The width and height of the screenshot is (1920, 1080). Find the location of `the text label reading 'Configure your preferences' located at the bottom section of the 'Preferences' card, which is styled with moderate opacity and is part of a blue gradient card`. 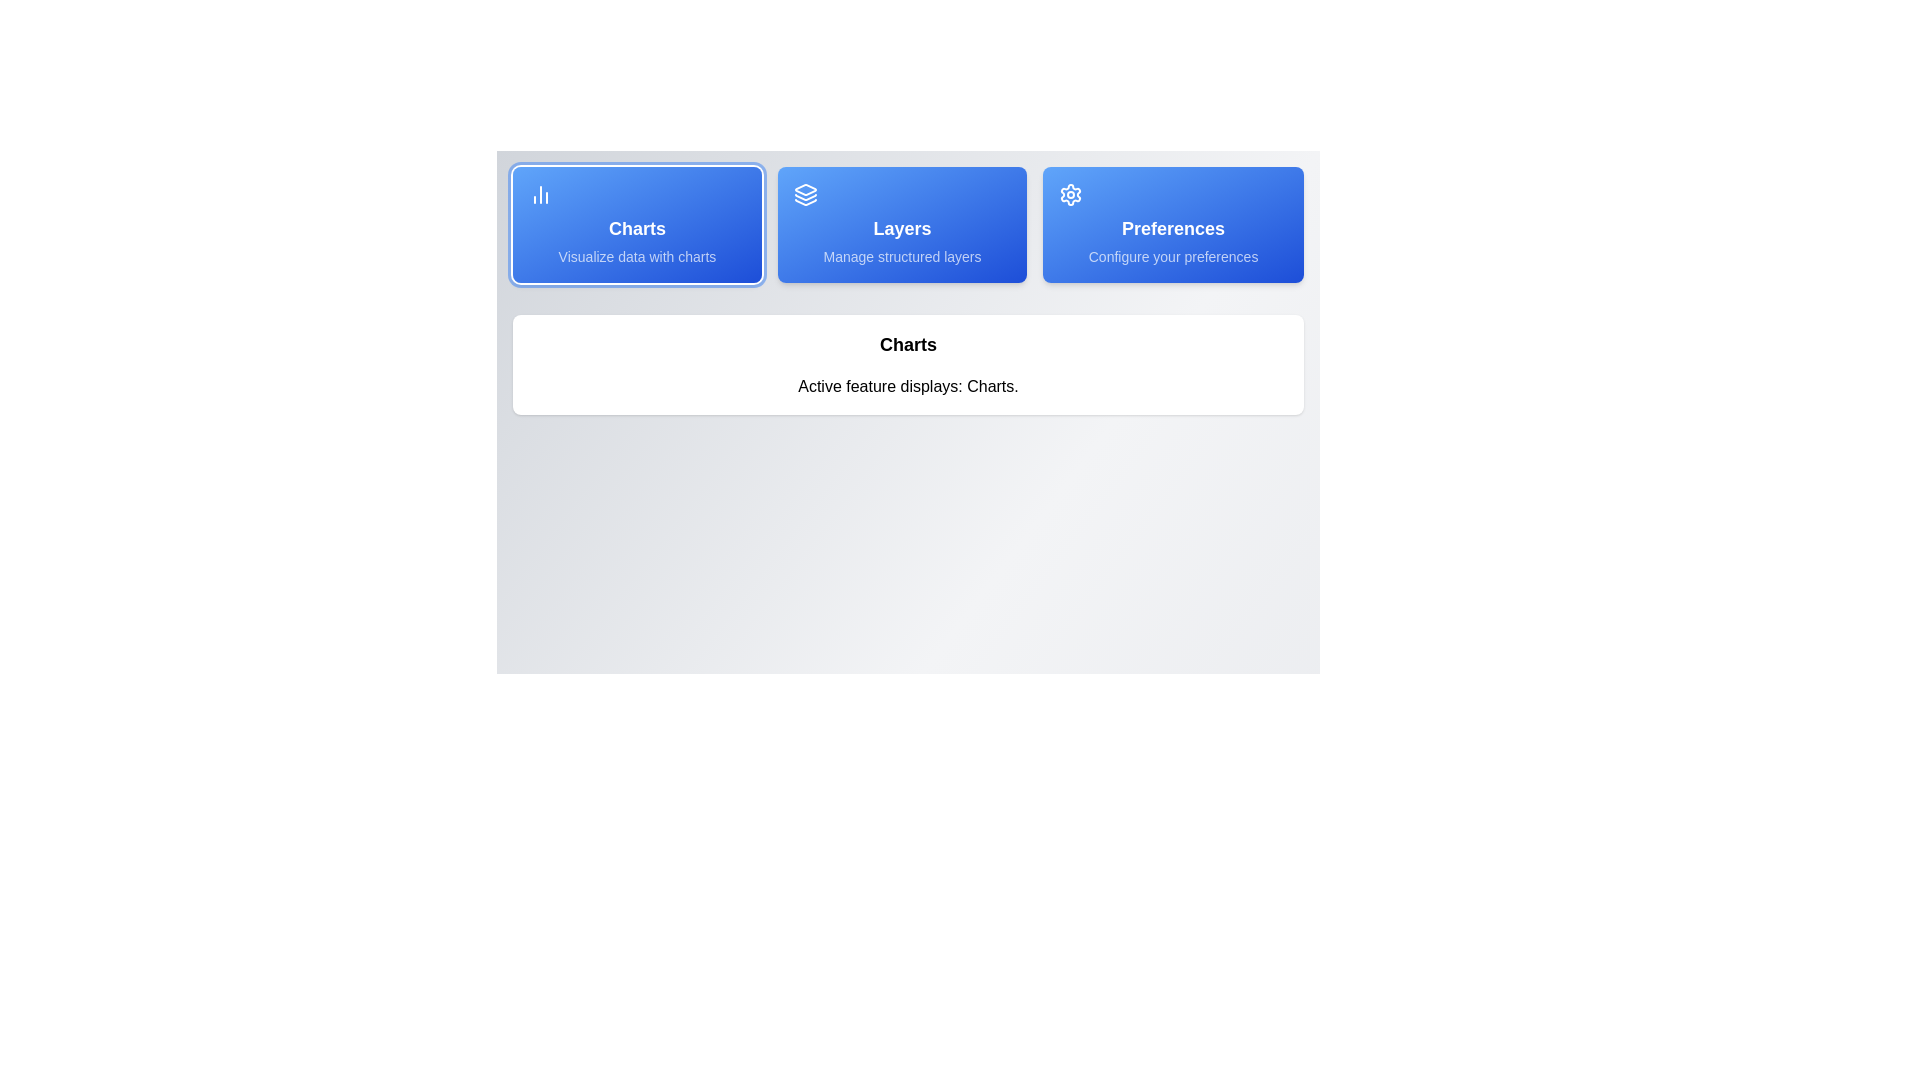

the text label reading 'Configure your preferences' located at the bottom section of the 'Preferences' card, which is styled with moderate opacity and is part of a blue gradient card is located at coordinates (1173, 256).